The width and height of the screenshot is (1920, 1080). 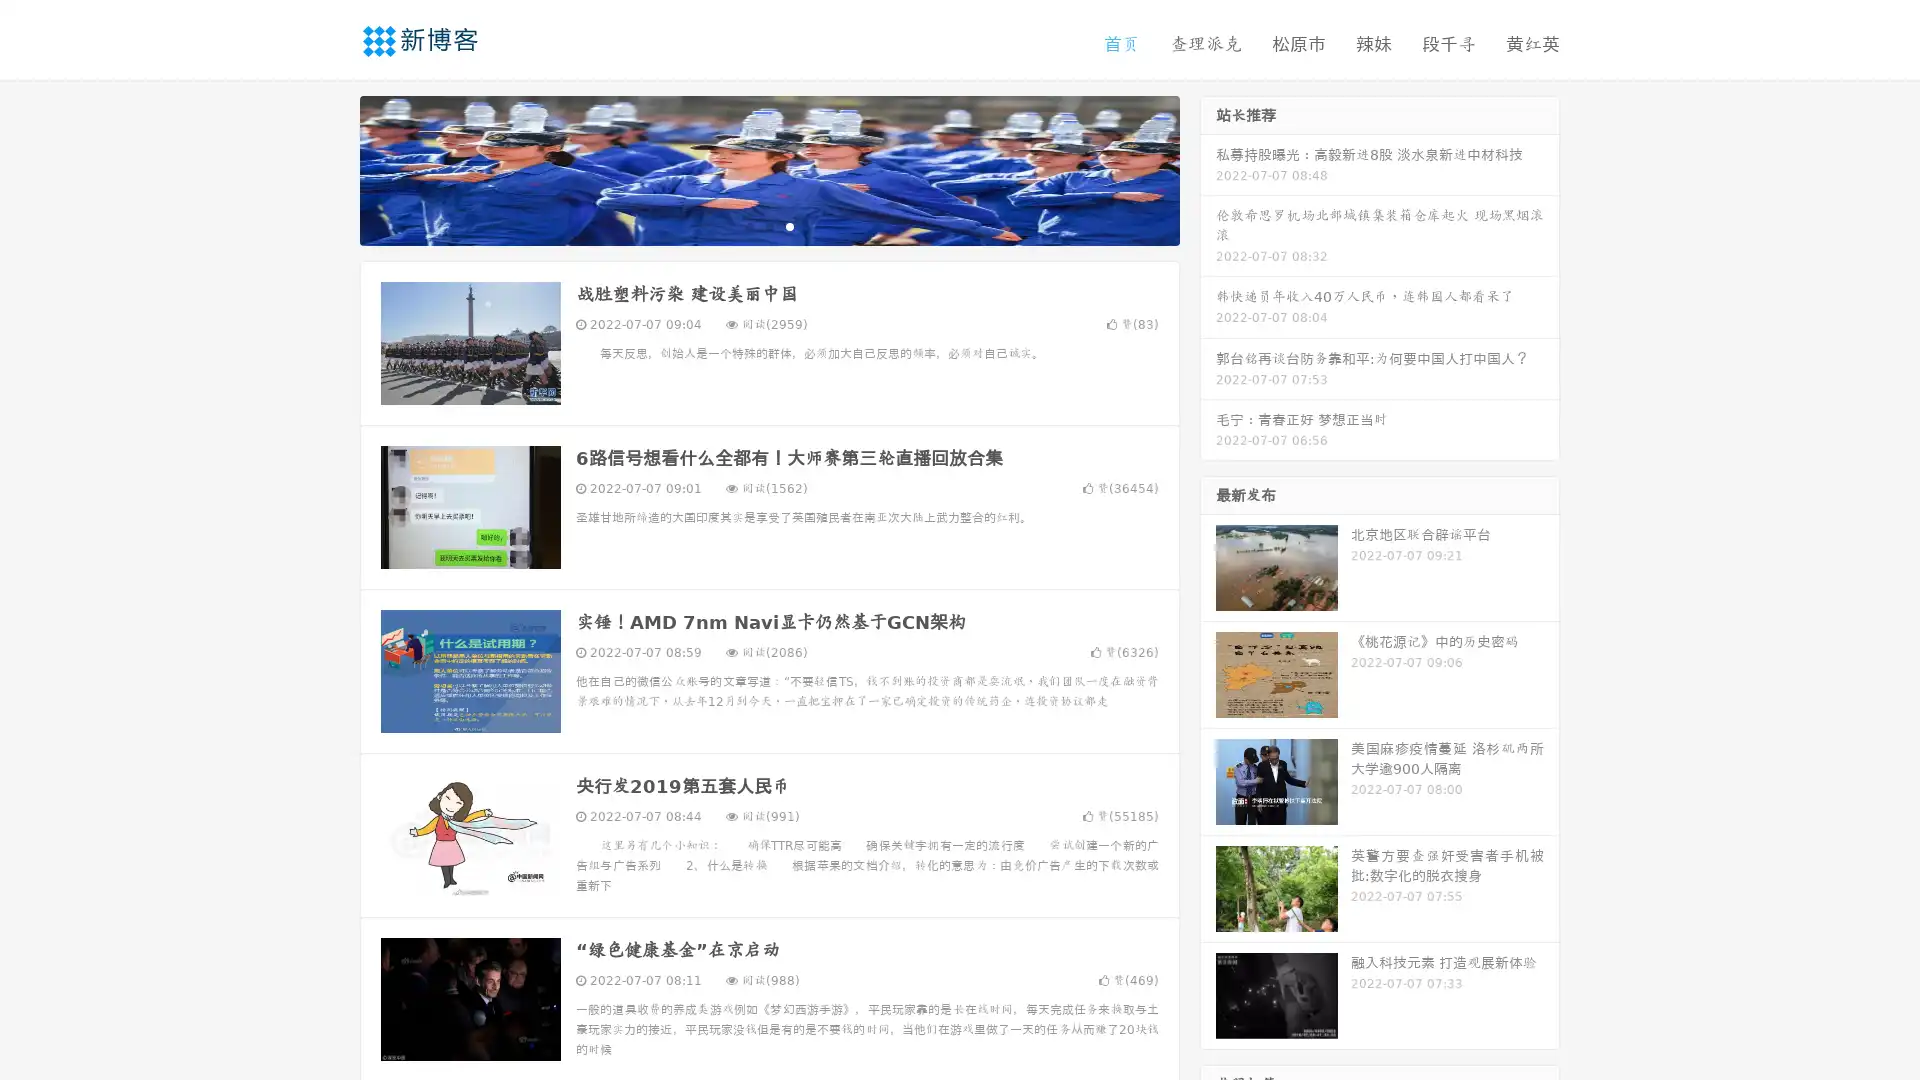 I want to click on Next slide, so click(x=1208, y=168).